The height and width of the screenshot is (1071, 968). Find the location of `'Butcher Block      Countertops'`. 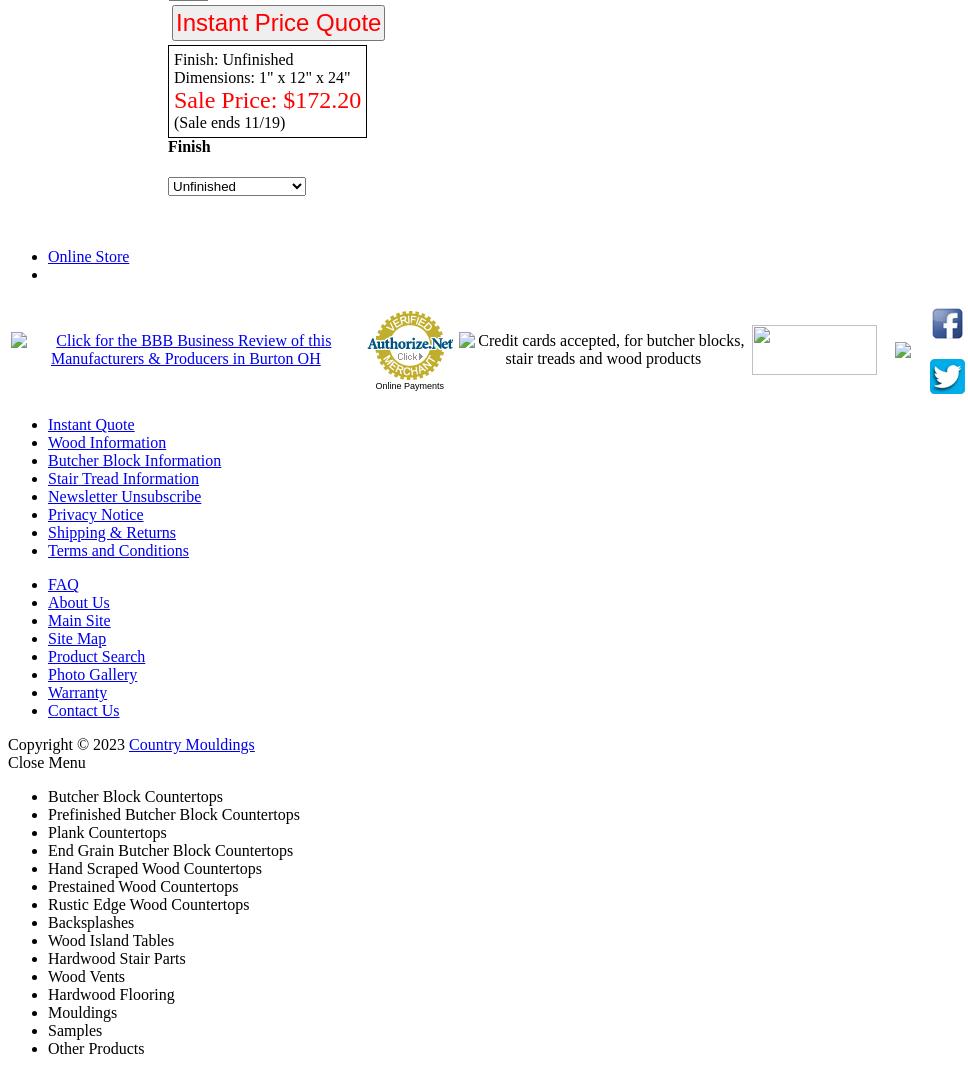

'Butcher Block      Countertops' is located at coordinates (134, 795).